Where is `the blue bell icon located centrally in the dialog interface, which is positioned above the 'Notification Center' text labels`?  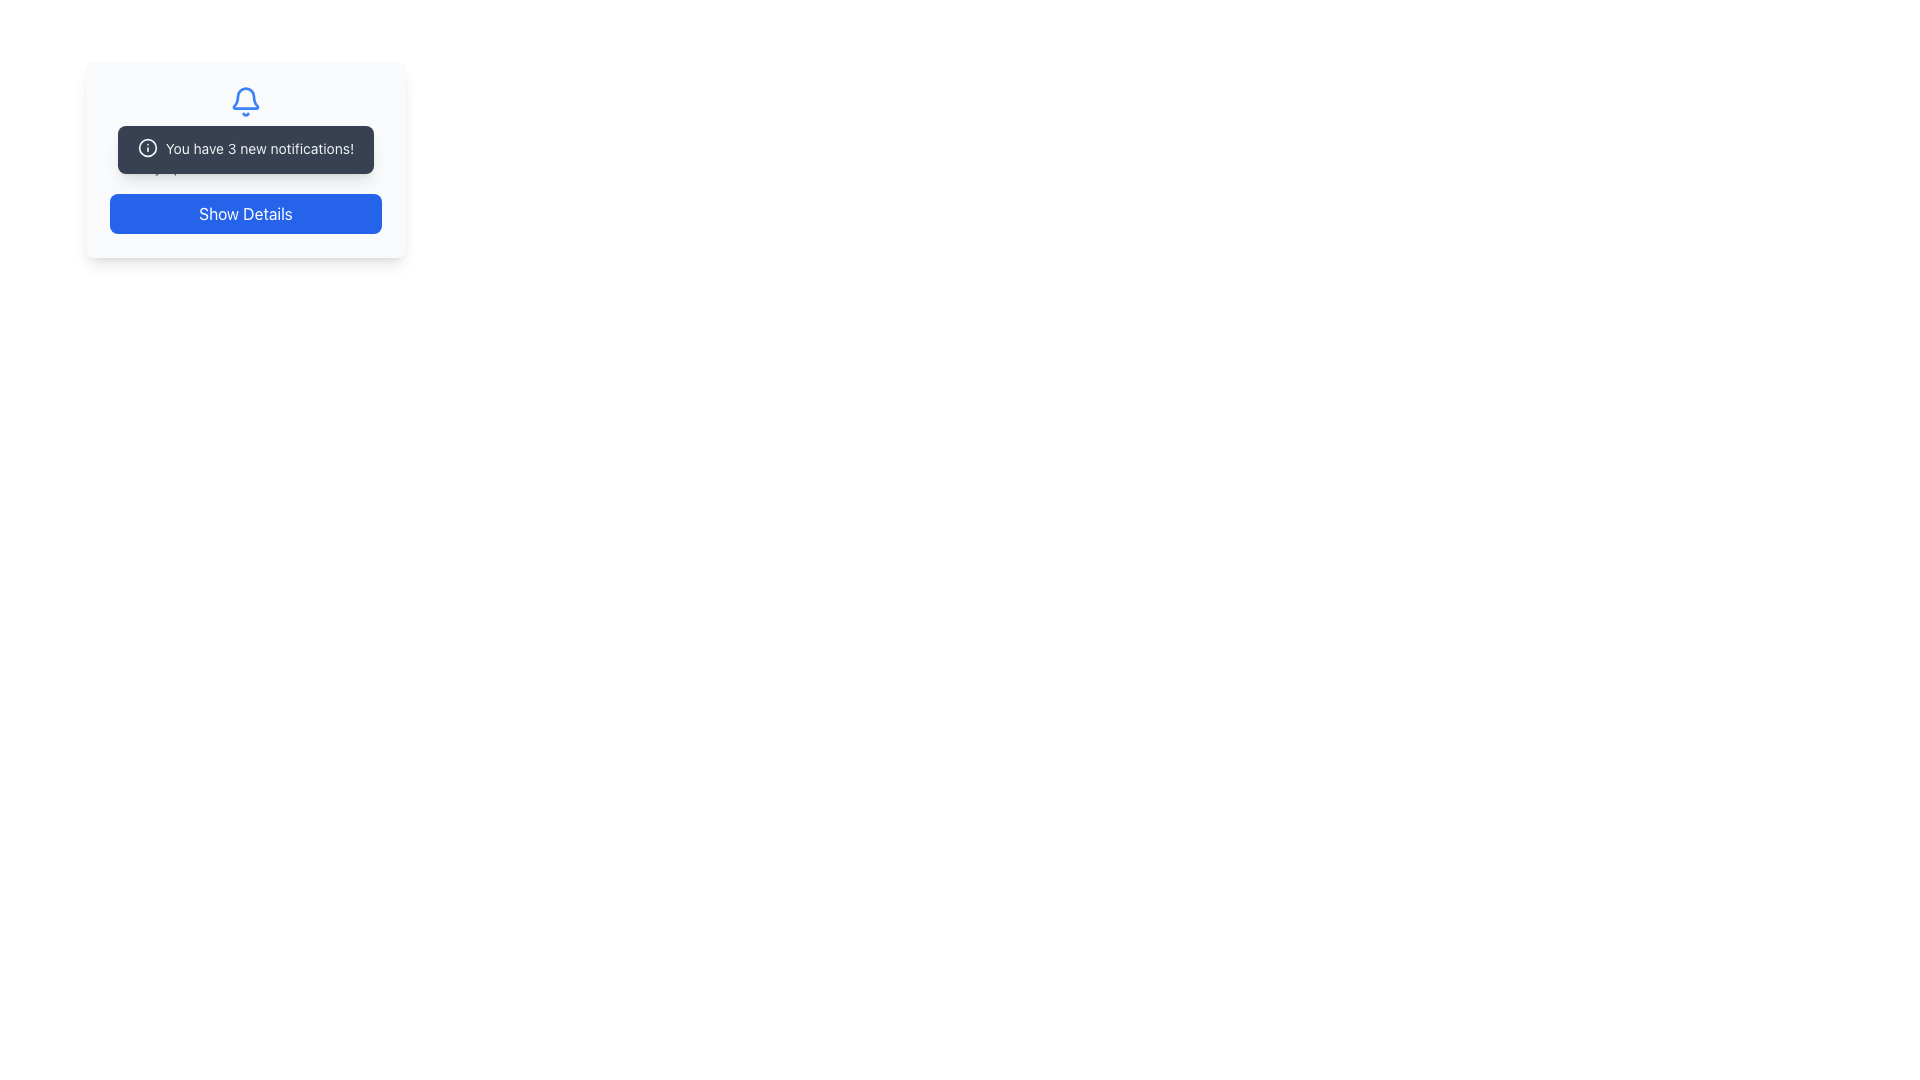
the blue bell icon located centrally in the dialog interface, which is positioned above the 'Notification Center' text labels is located at coordinates (244, 101).